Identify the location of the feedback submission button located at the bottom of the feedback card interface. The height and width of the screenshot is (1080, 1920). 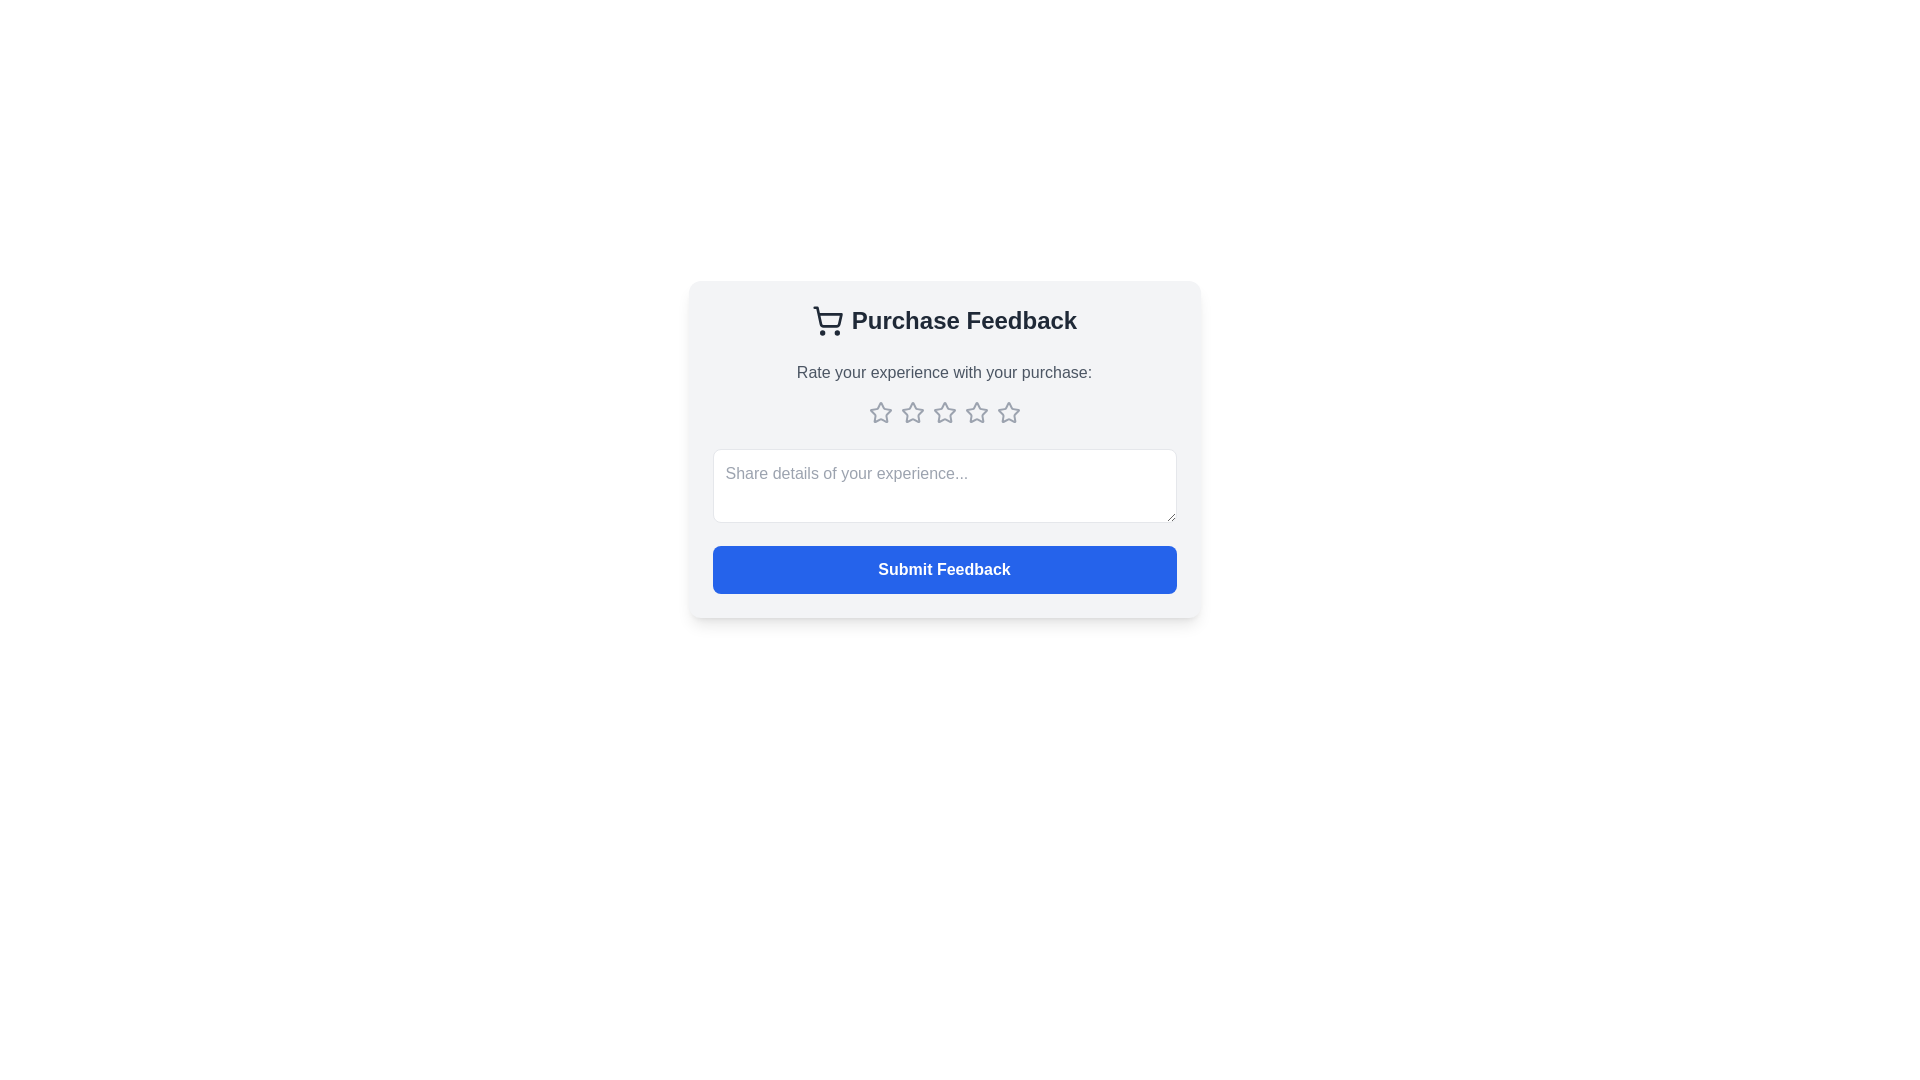
(943, 570).